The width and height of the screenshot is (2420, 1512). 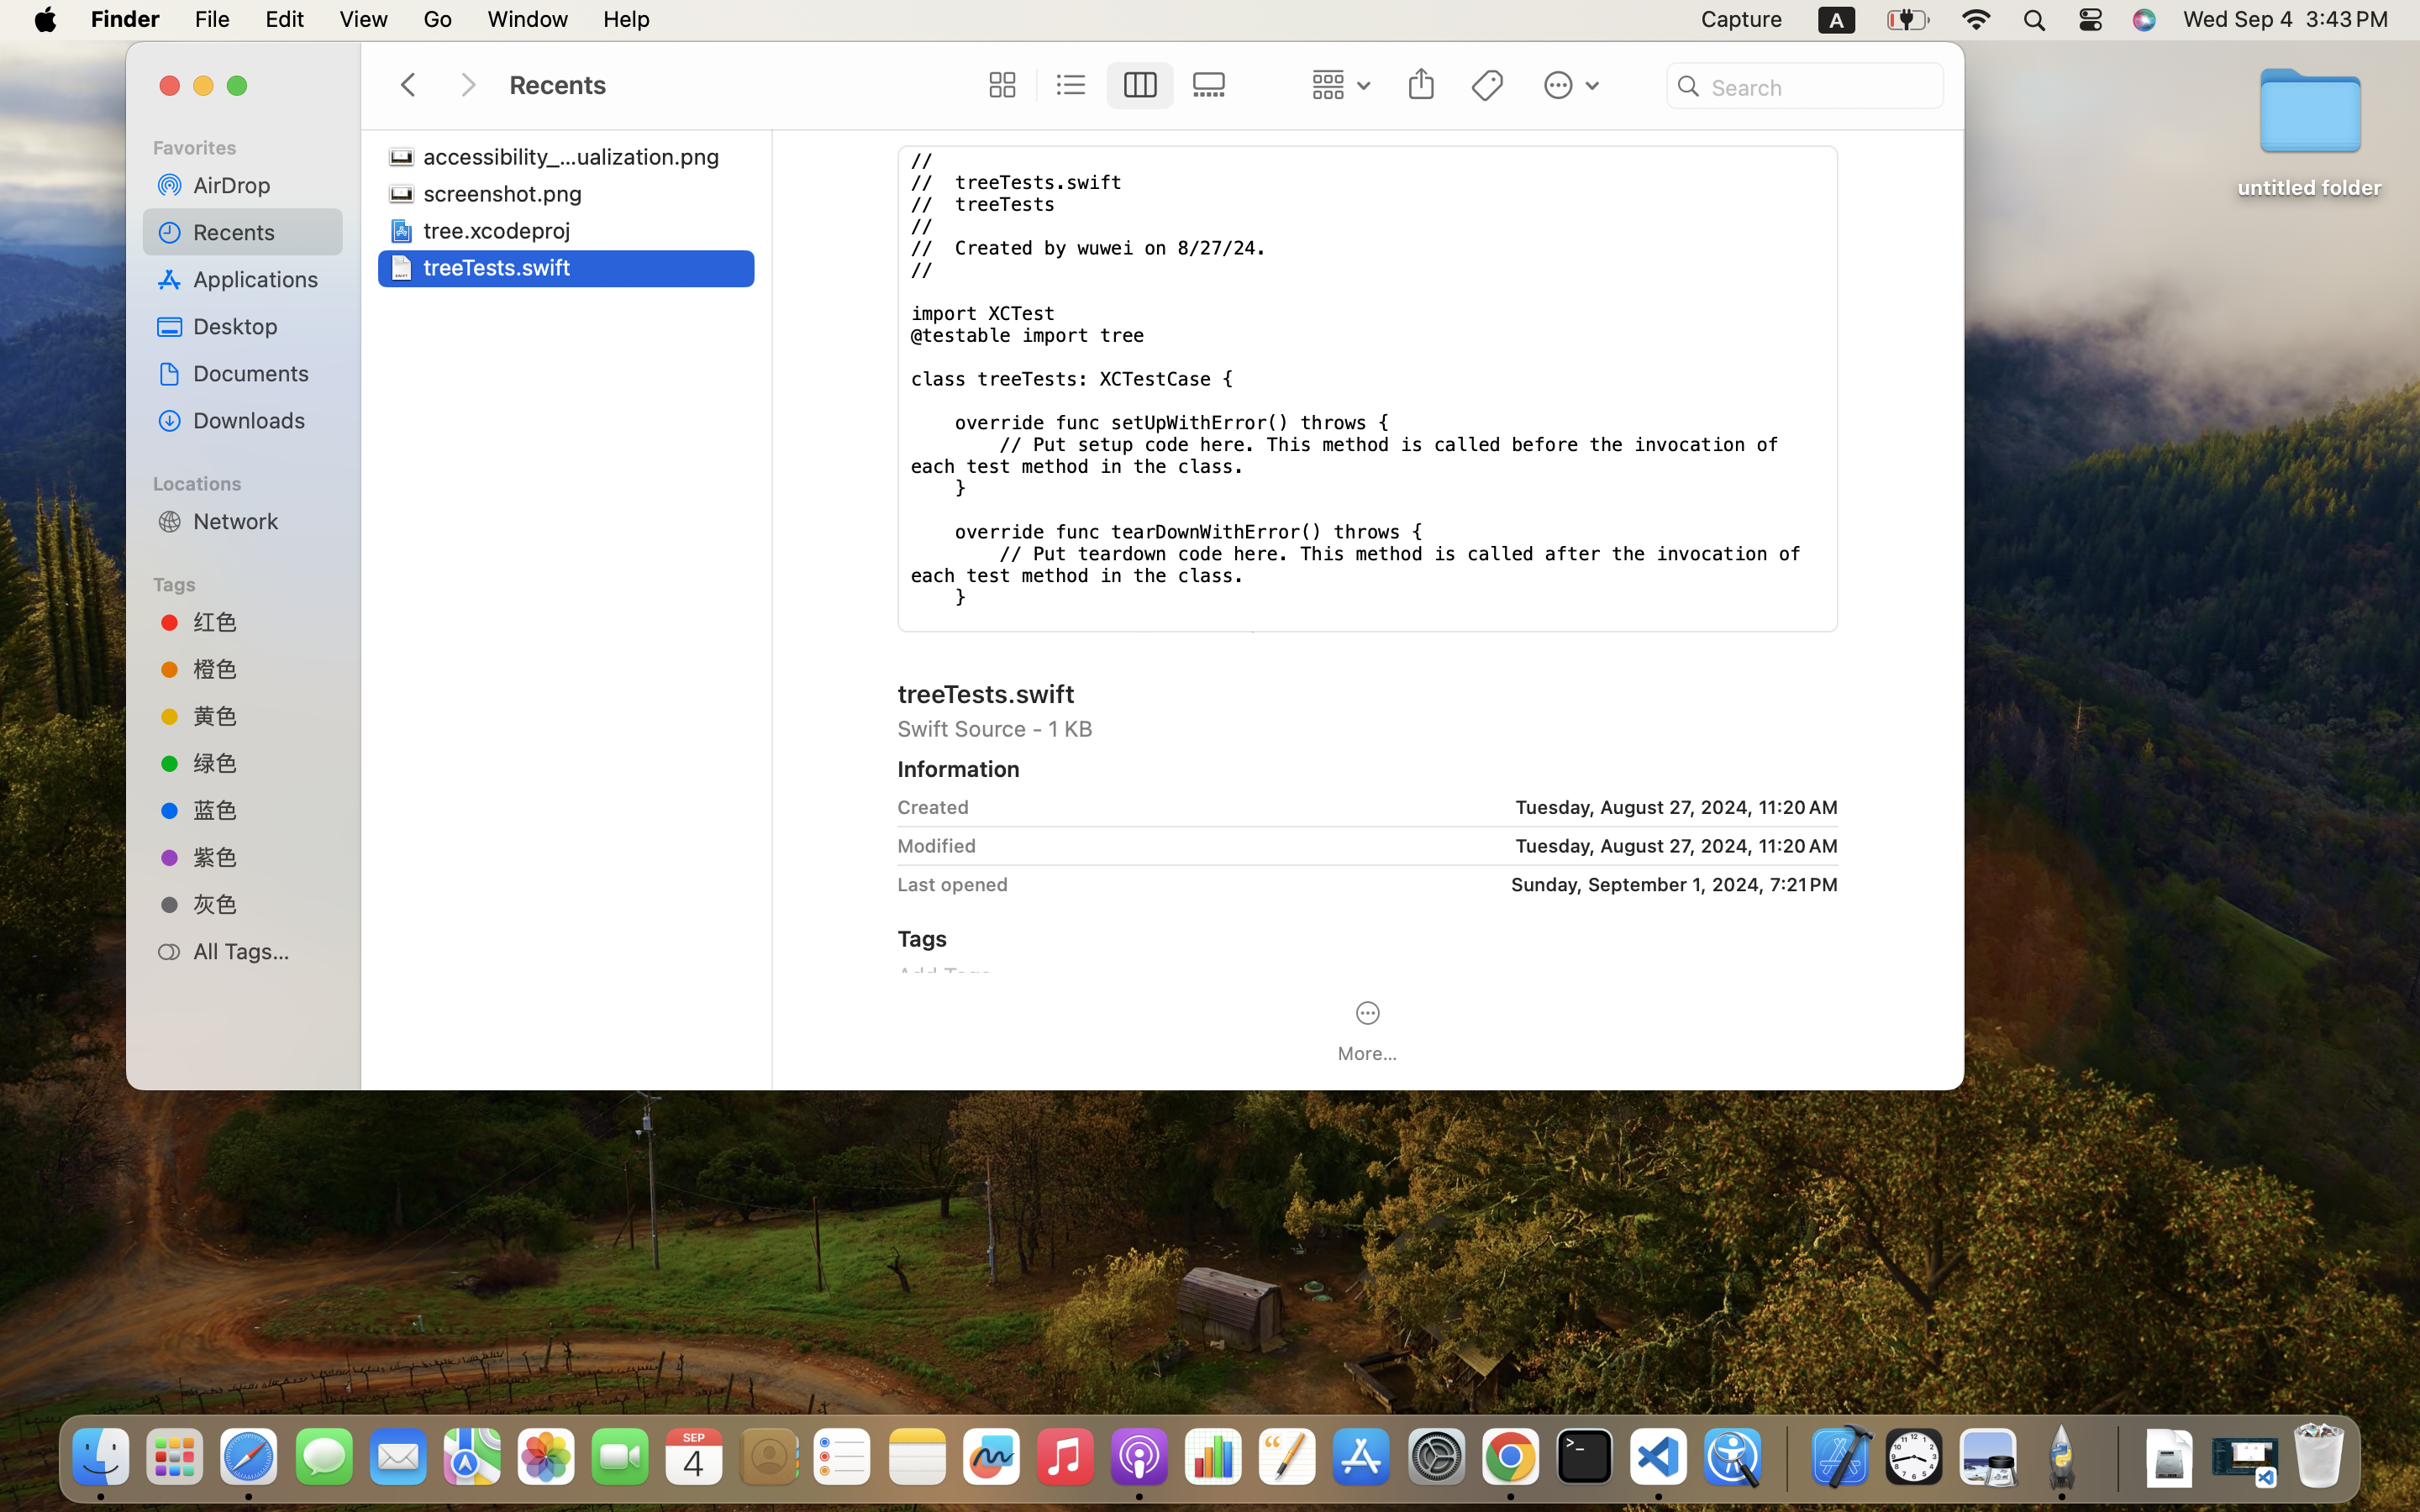 What do you see at coordinates (251, 480) in the screenshot?
I see `'Locations'` at bounding box center [251, 480].